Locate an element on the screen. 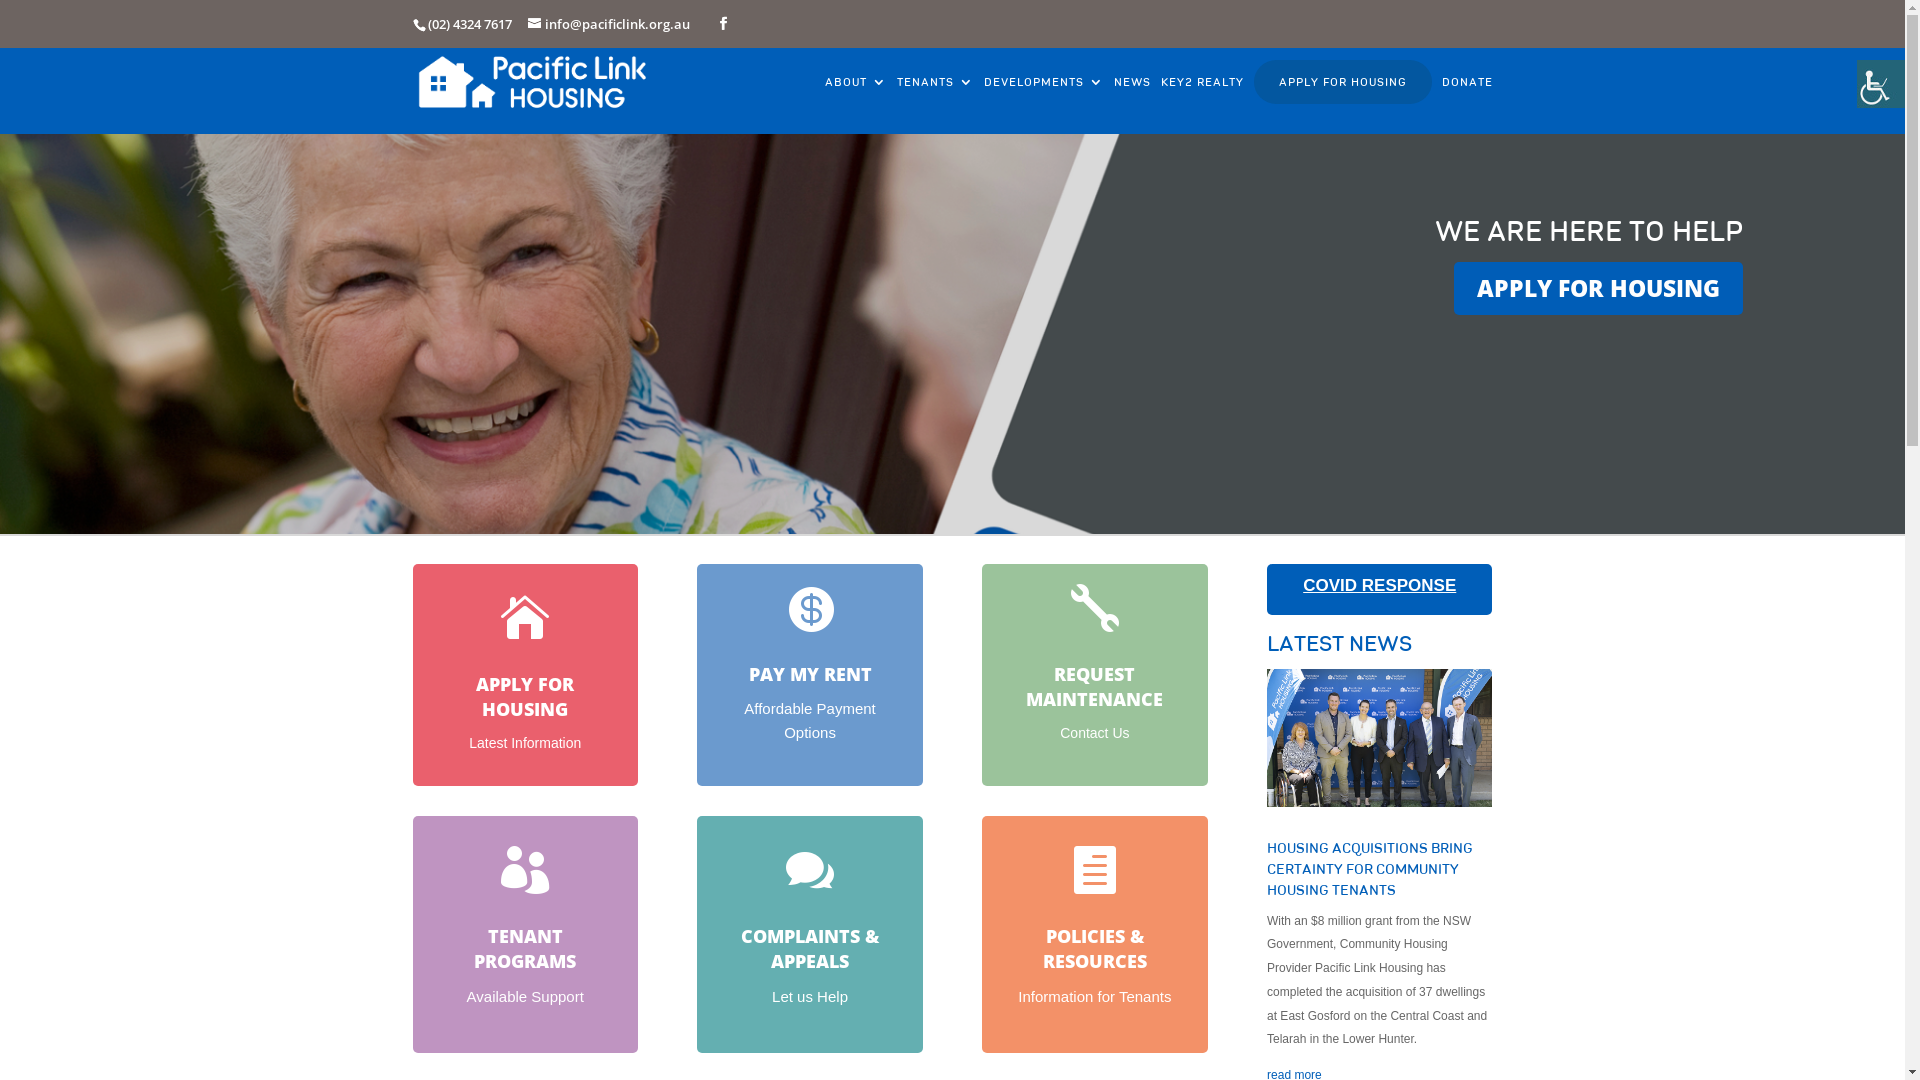  'Information for Tenants' is located at coordinates (1093, 996).